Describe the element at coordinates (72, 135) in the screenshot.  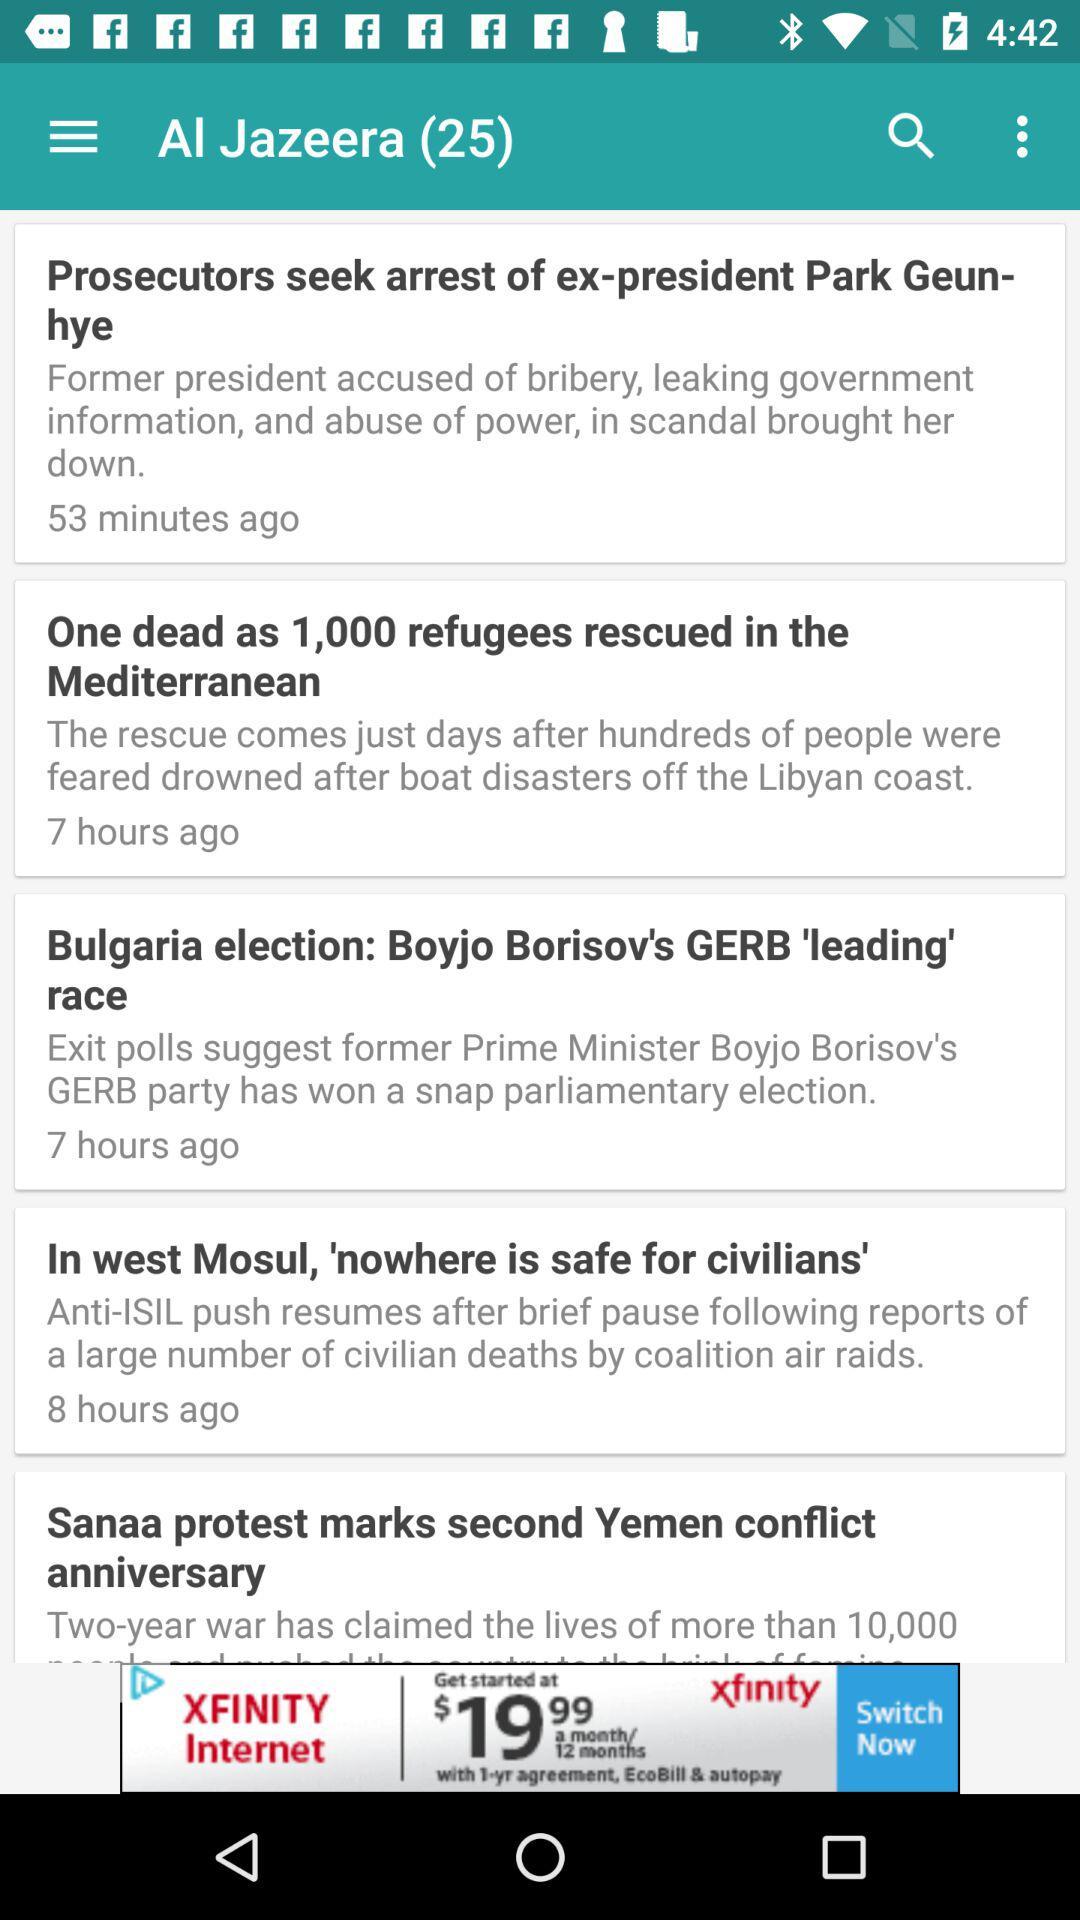
I see `the icon above the prosecutors seek arrest` at that location.